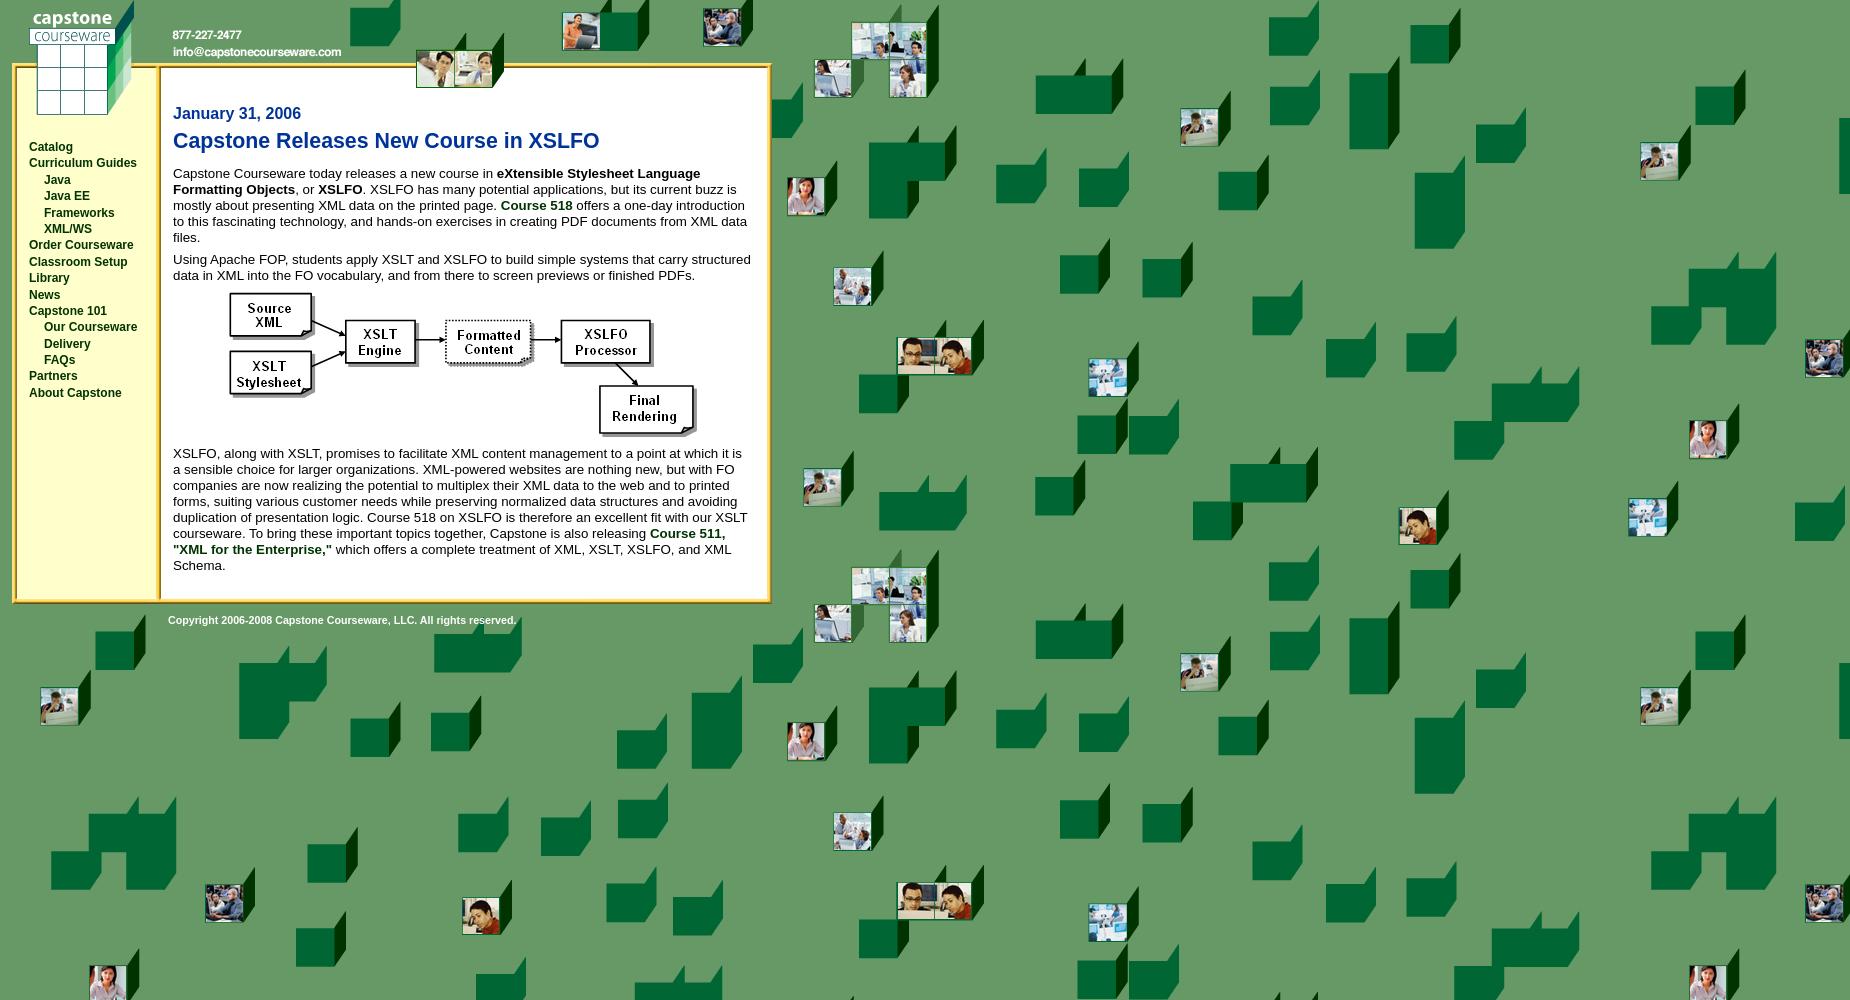 The width and height of the screenshot is (1850, 1000). I want to click on 'Library', so click(28, 278).